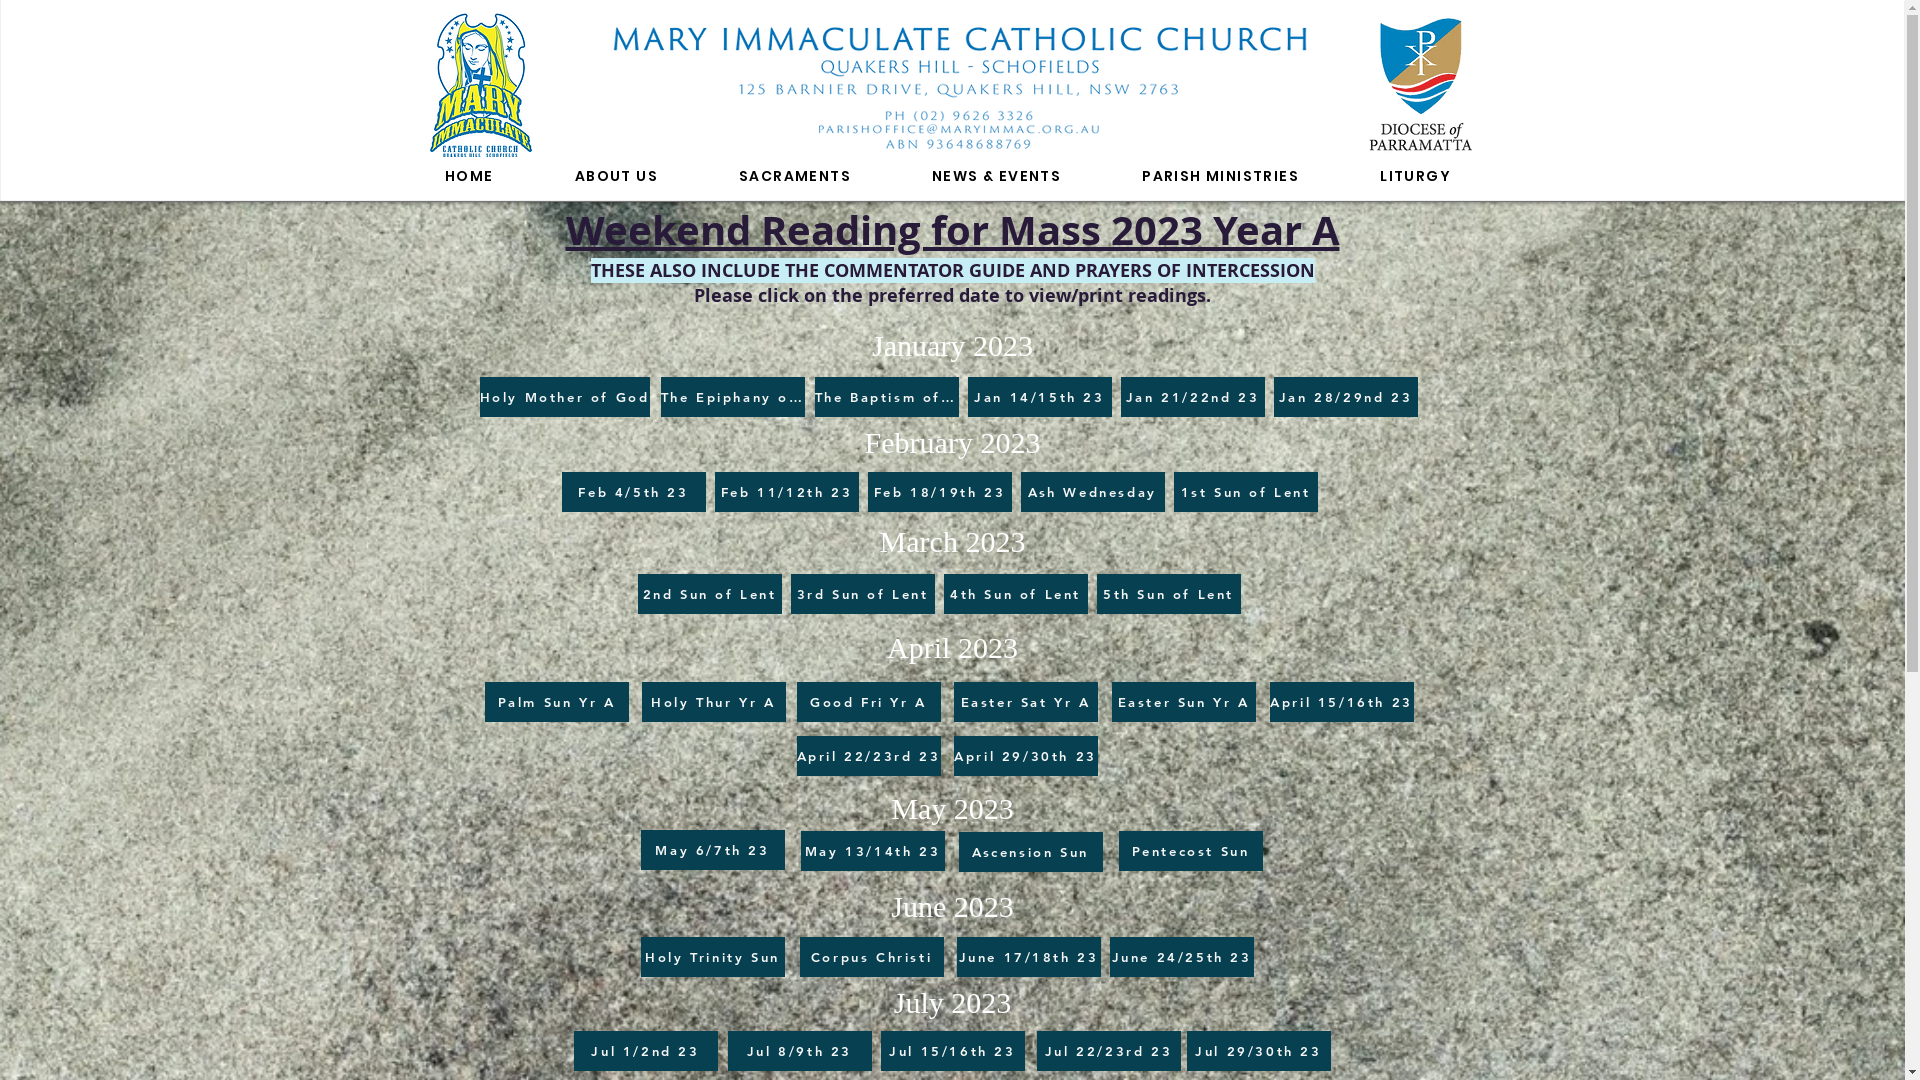 The image size is (1920, 1080). What do you see at coordinates (1090, 492) in the screenshot?
I see `'Ash Wednesday'` at bounding box center [1090, 492].